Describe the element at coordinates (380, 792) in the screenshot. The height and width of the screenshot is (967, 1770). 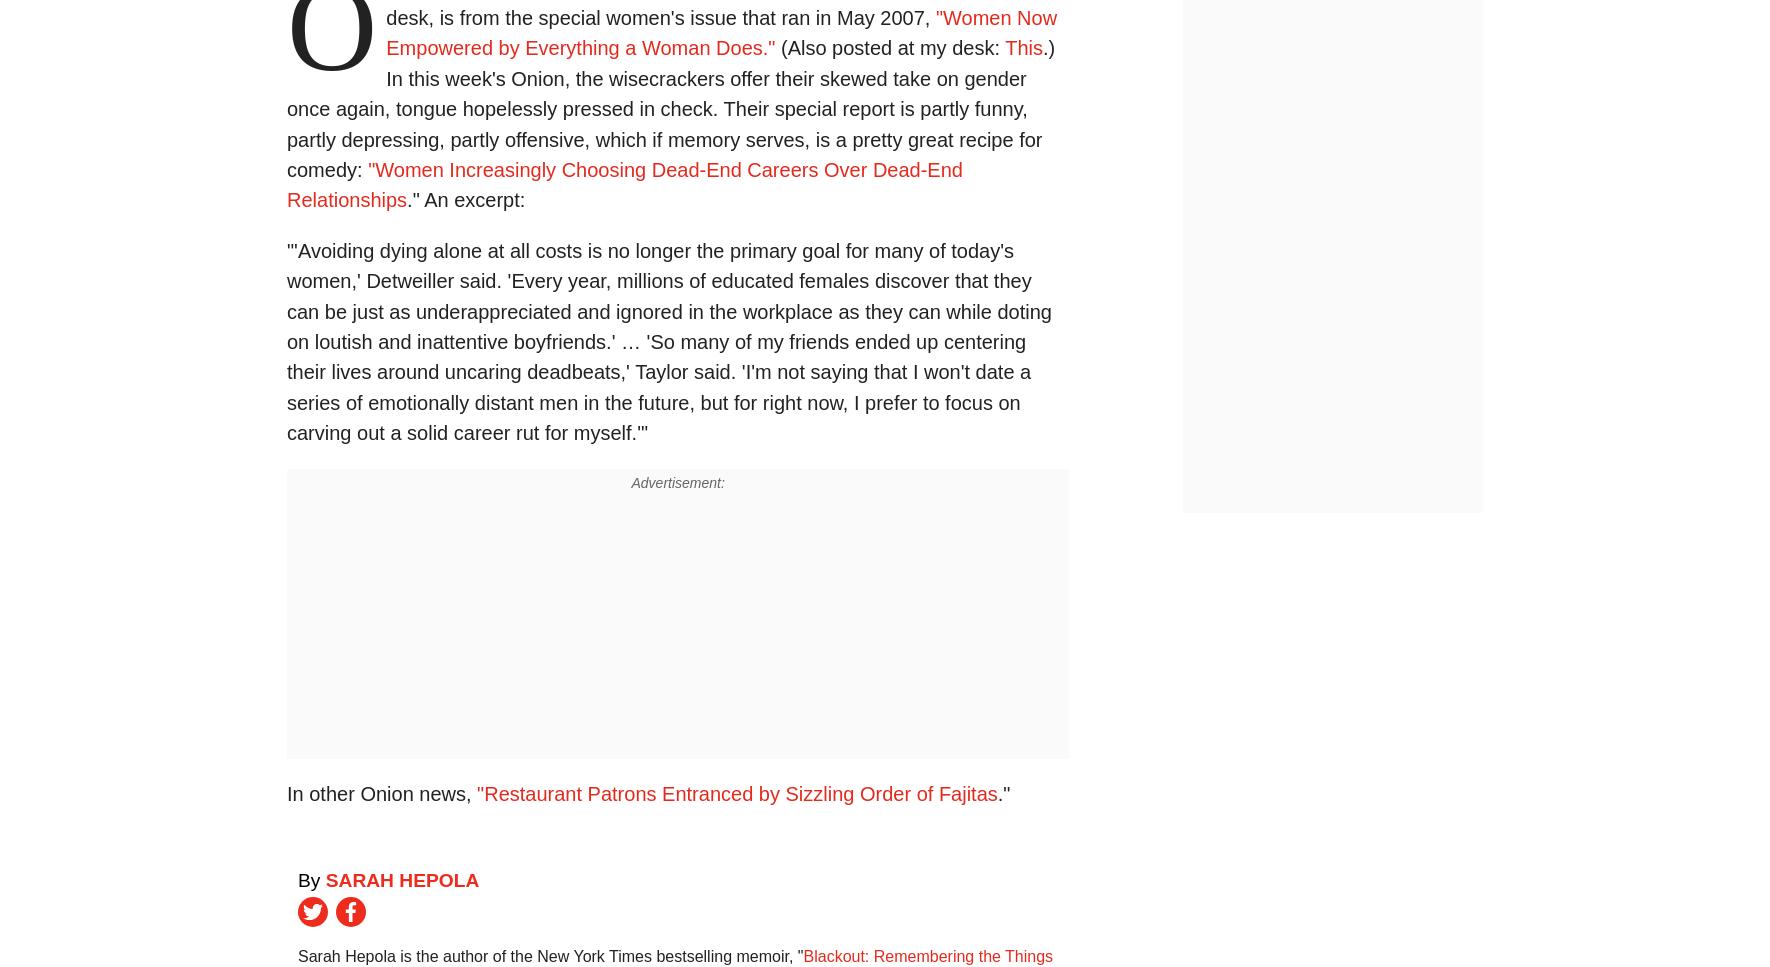
I see `'In other Onion news,'` at that location.